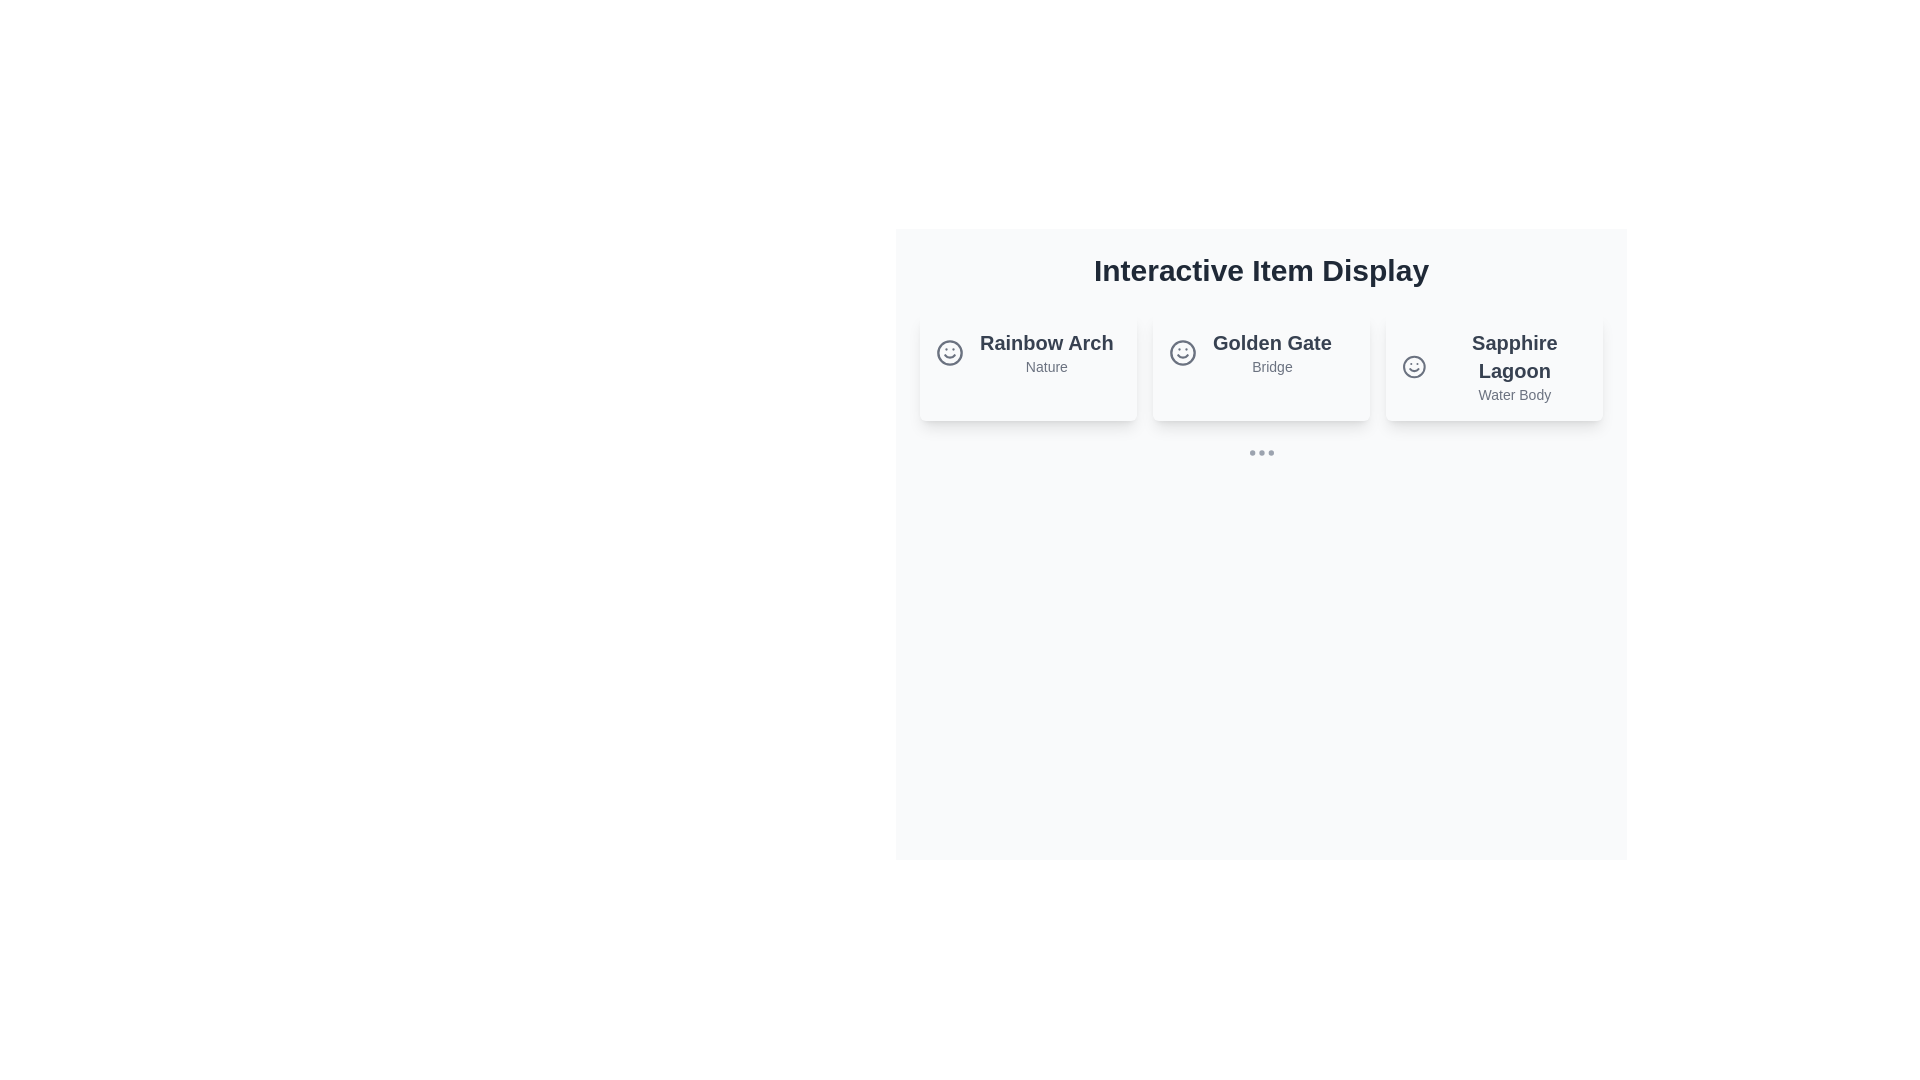  Describe the element at coordinates (1413, 366) in the screenshot. I see `the circular portion of the smiley face icon within the 'Sapphire Lagoon' card, which is the third card in a horizontal list below the 'Interactive Item Display' title` at that location.